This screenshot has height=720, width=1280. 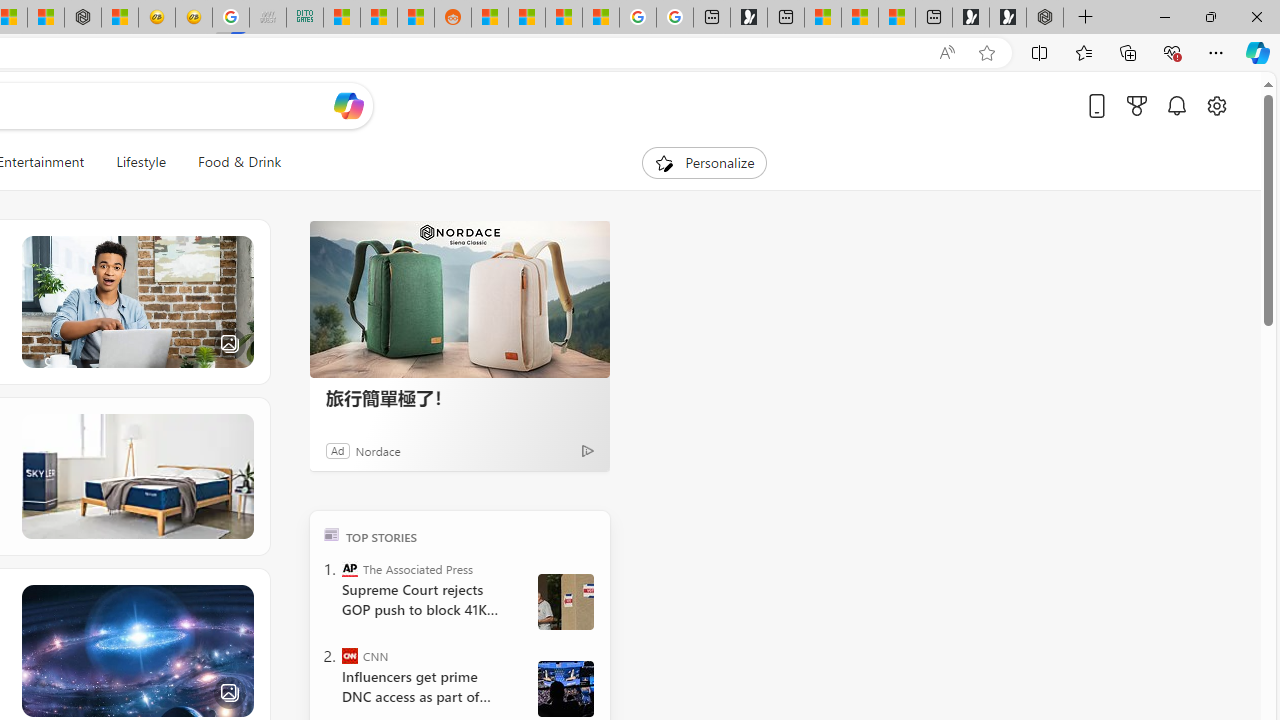 What do you see at coordinates (332, 533) in the screenshot?
I see `'TOP'` at bounding box center [332, 533].